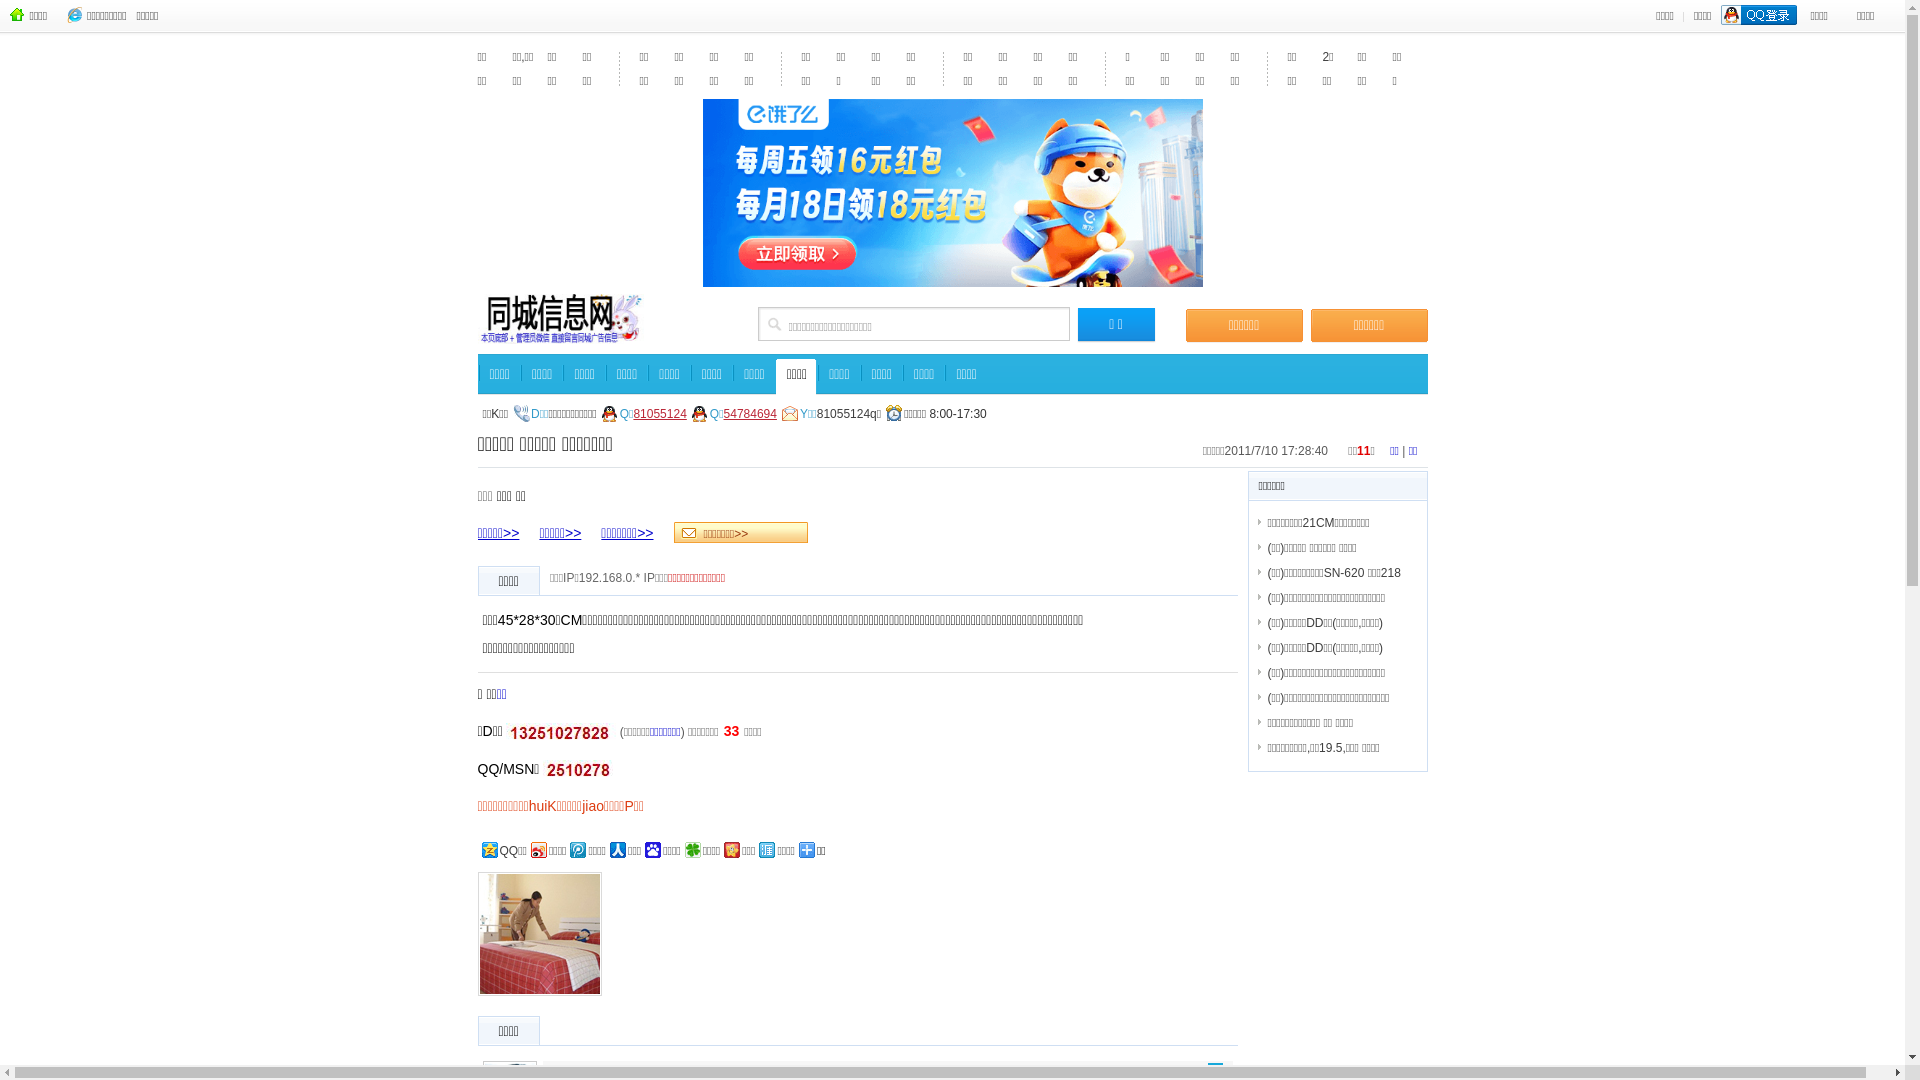  I want to click on '54784694', so click(749, 412).